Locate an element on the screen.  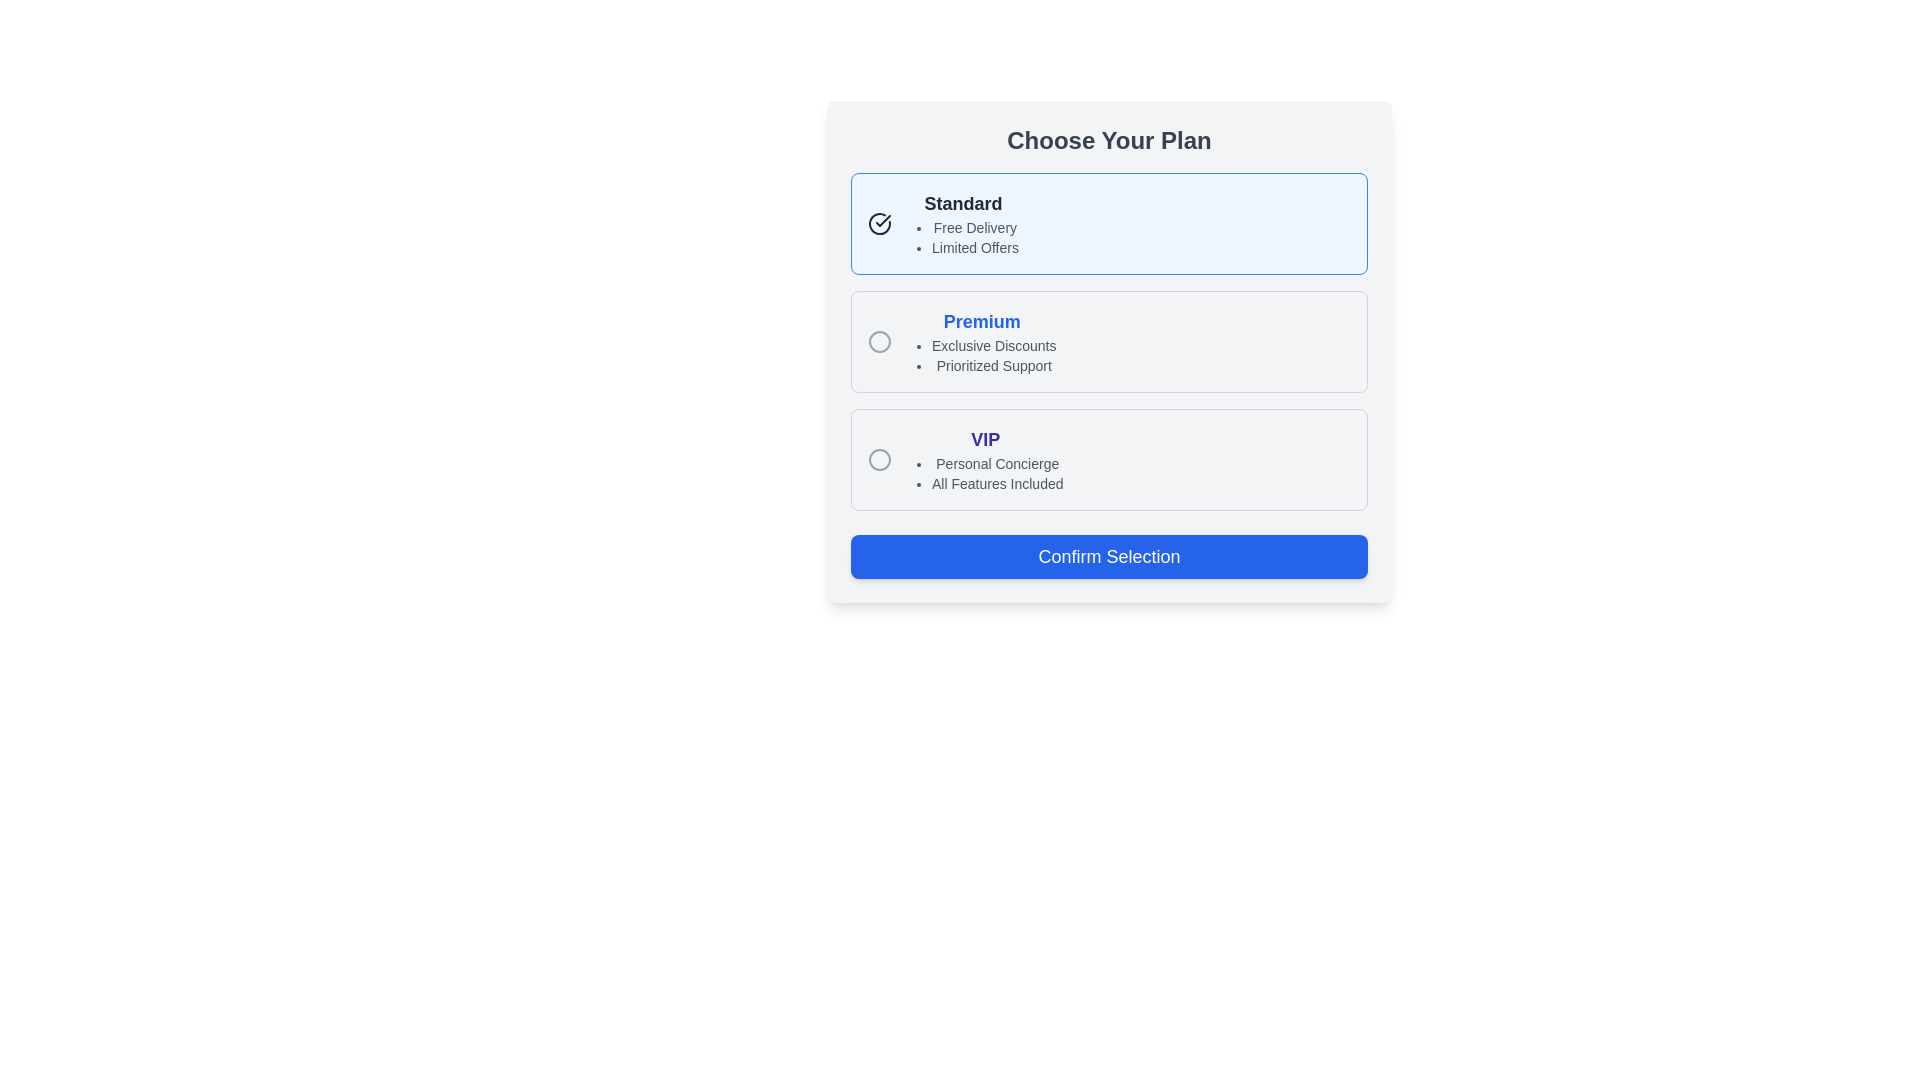
the second item in the bulleted list under the 'VIP' subscription option, which provides information about the features included in the 'VIP' subscription plan is located at coordinates (997, 483).